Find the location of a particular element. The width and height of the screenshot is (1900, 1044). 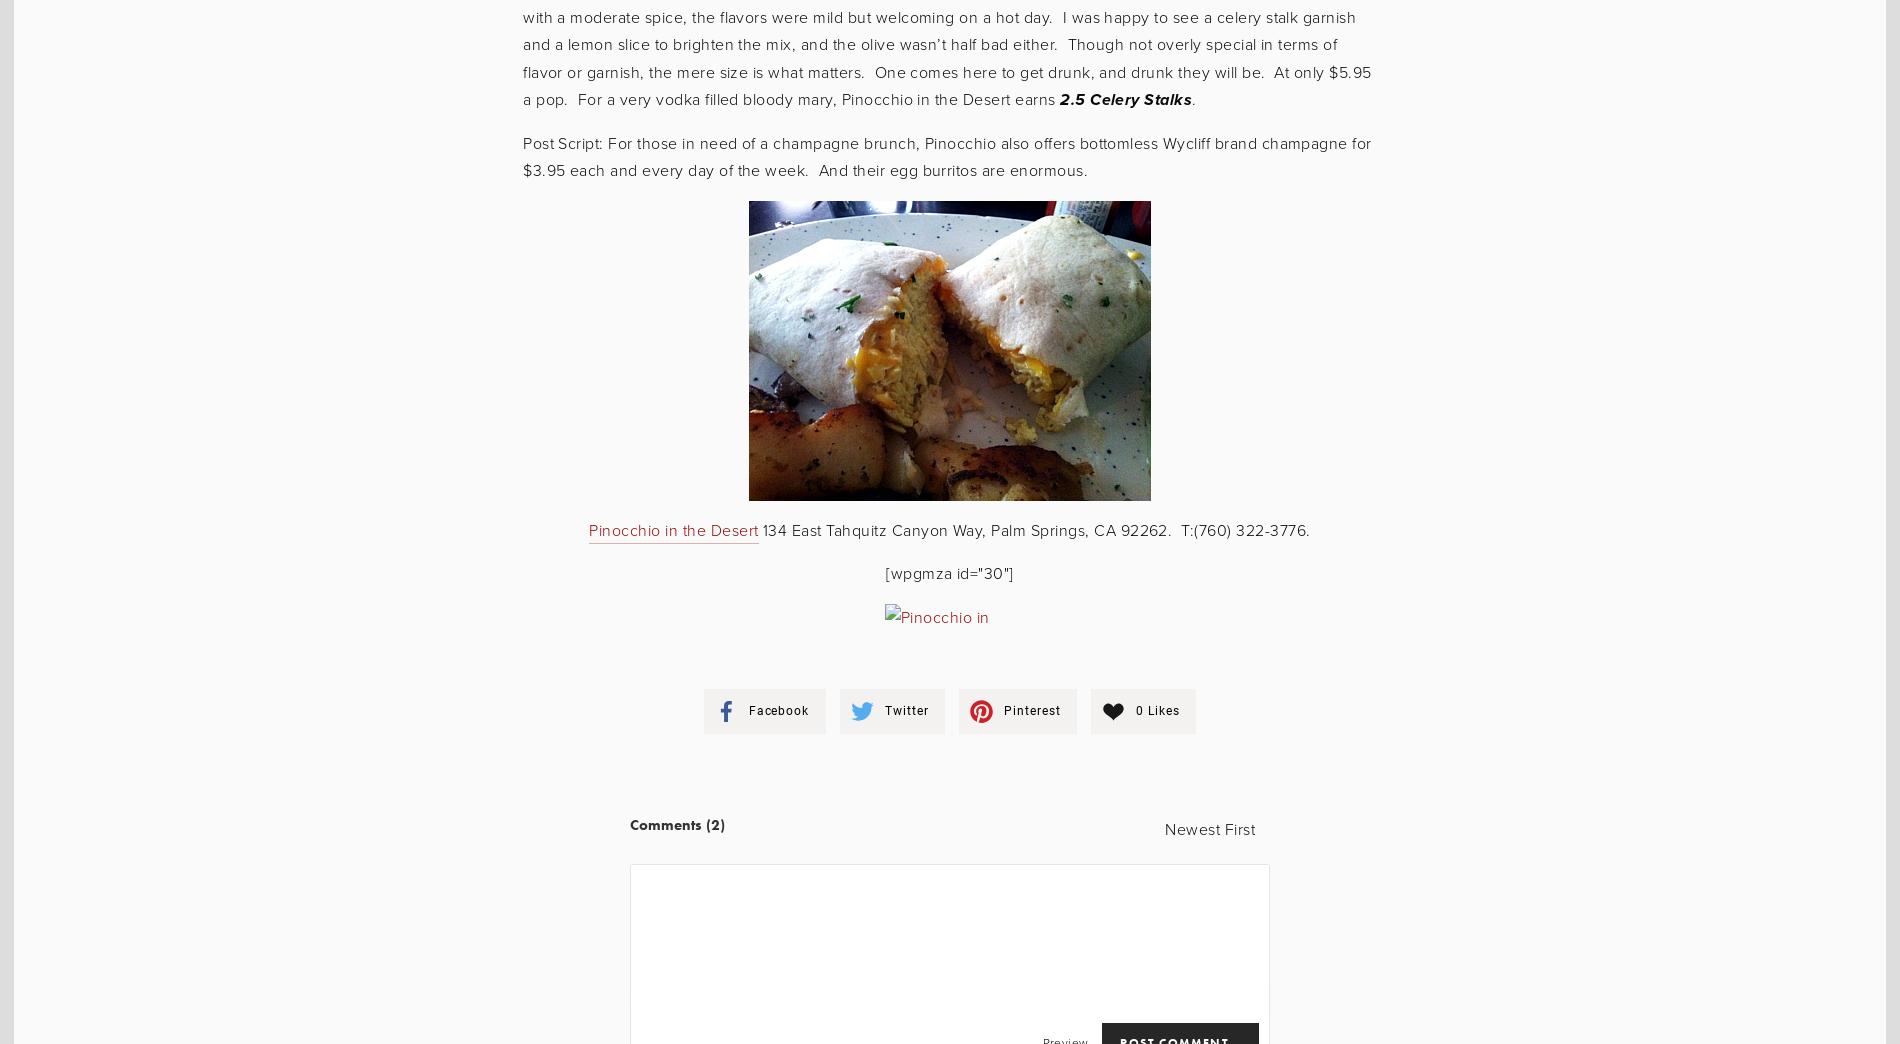

'2.5' is located at coordinates (1072, 99).